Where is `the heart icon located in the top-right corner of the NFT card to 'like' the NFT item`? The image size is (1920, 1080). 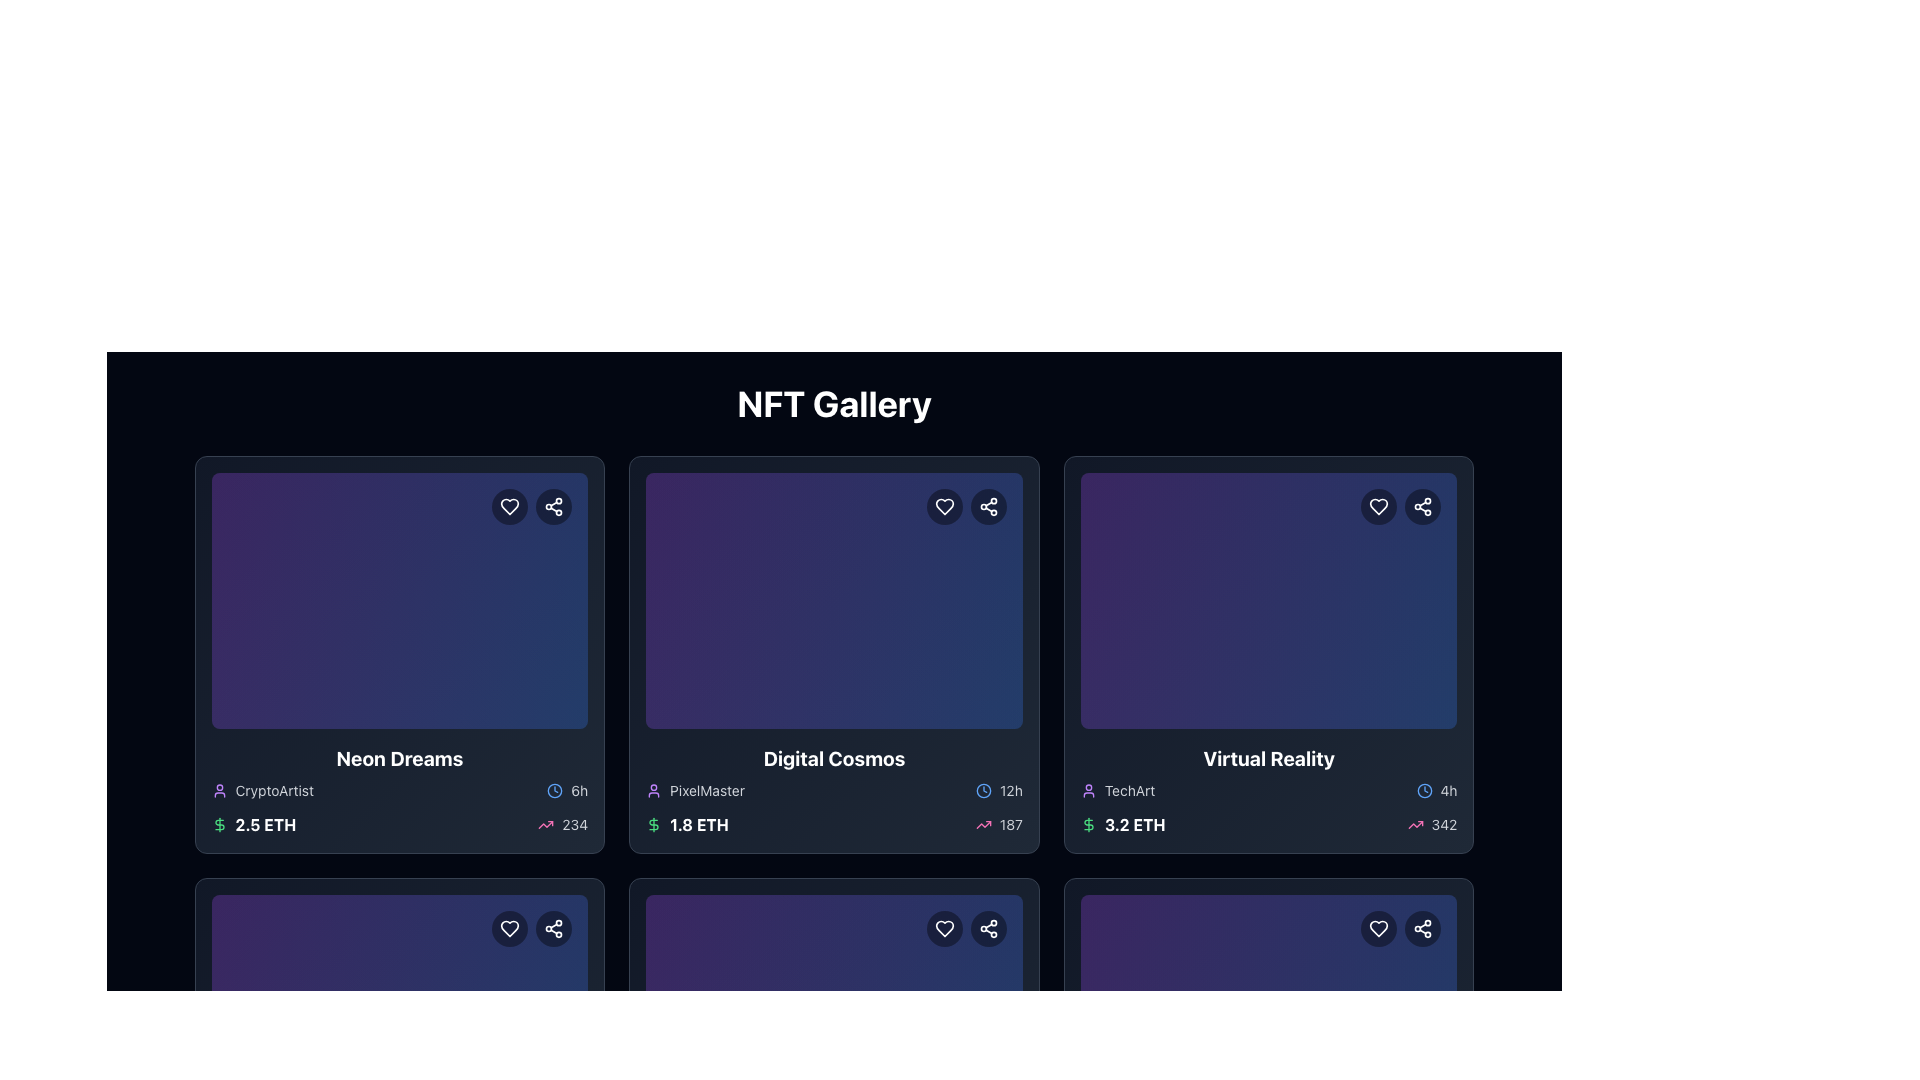 the heart icon located in the top-right corner of the NFT card to 'like' the NFT item is located at coordinates (510, 929).